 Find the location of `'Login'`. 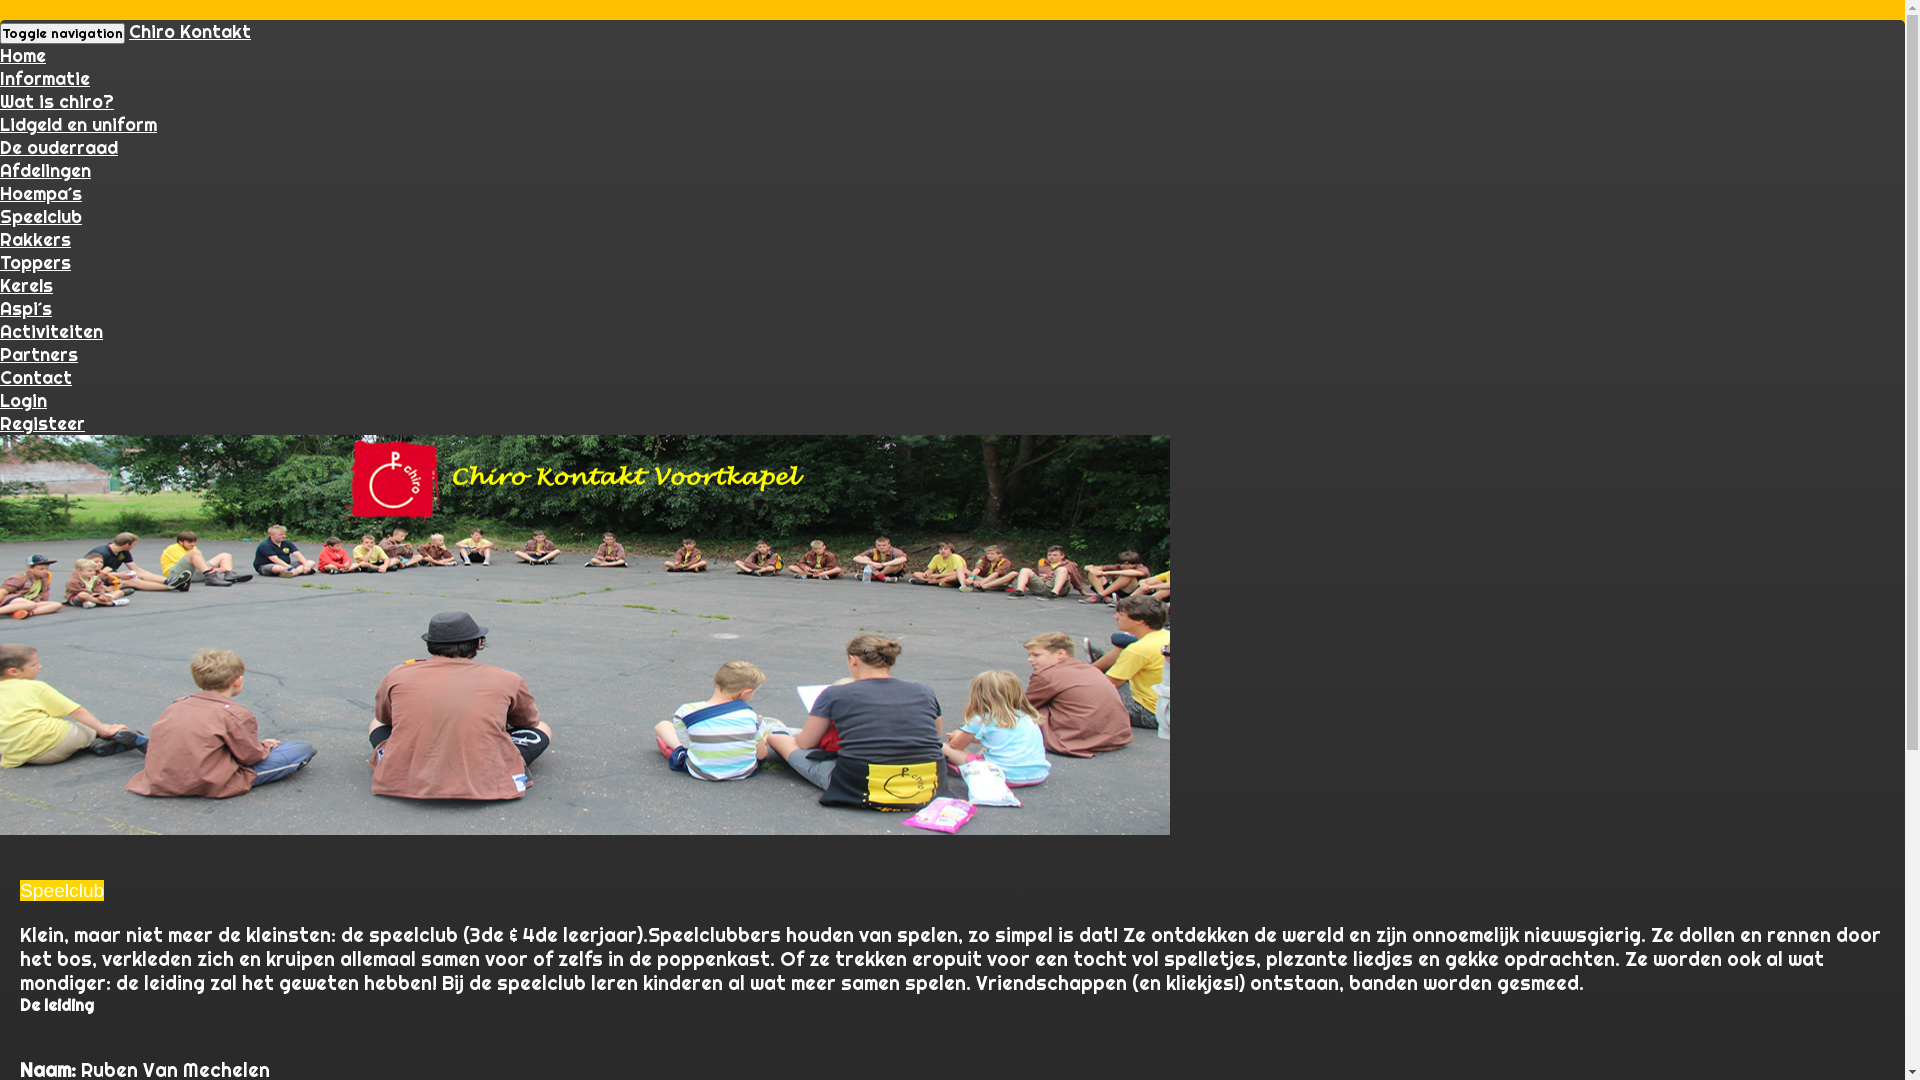

'Login' is located at coordinates (23, 400).